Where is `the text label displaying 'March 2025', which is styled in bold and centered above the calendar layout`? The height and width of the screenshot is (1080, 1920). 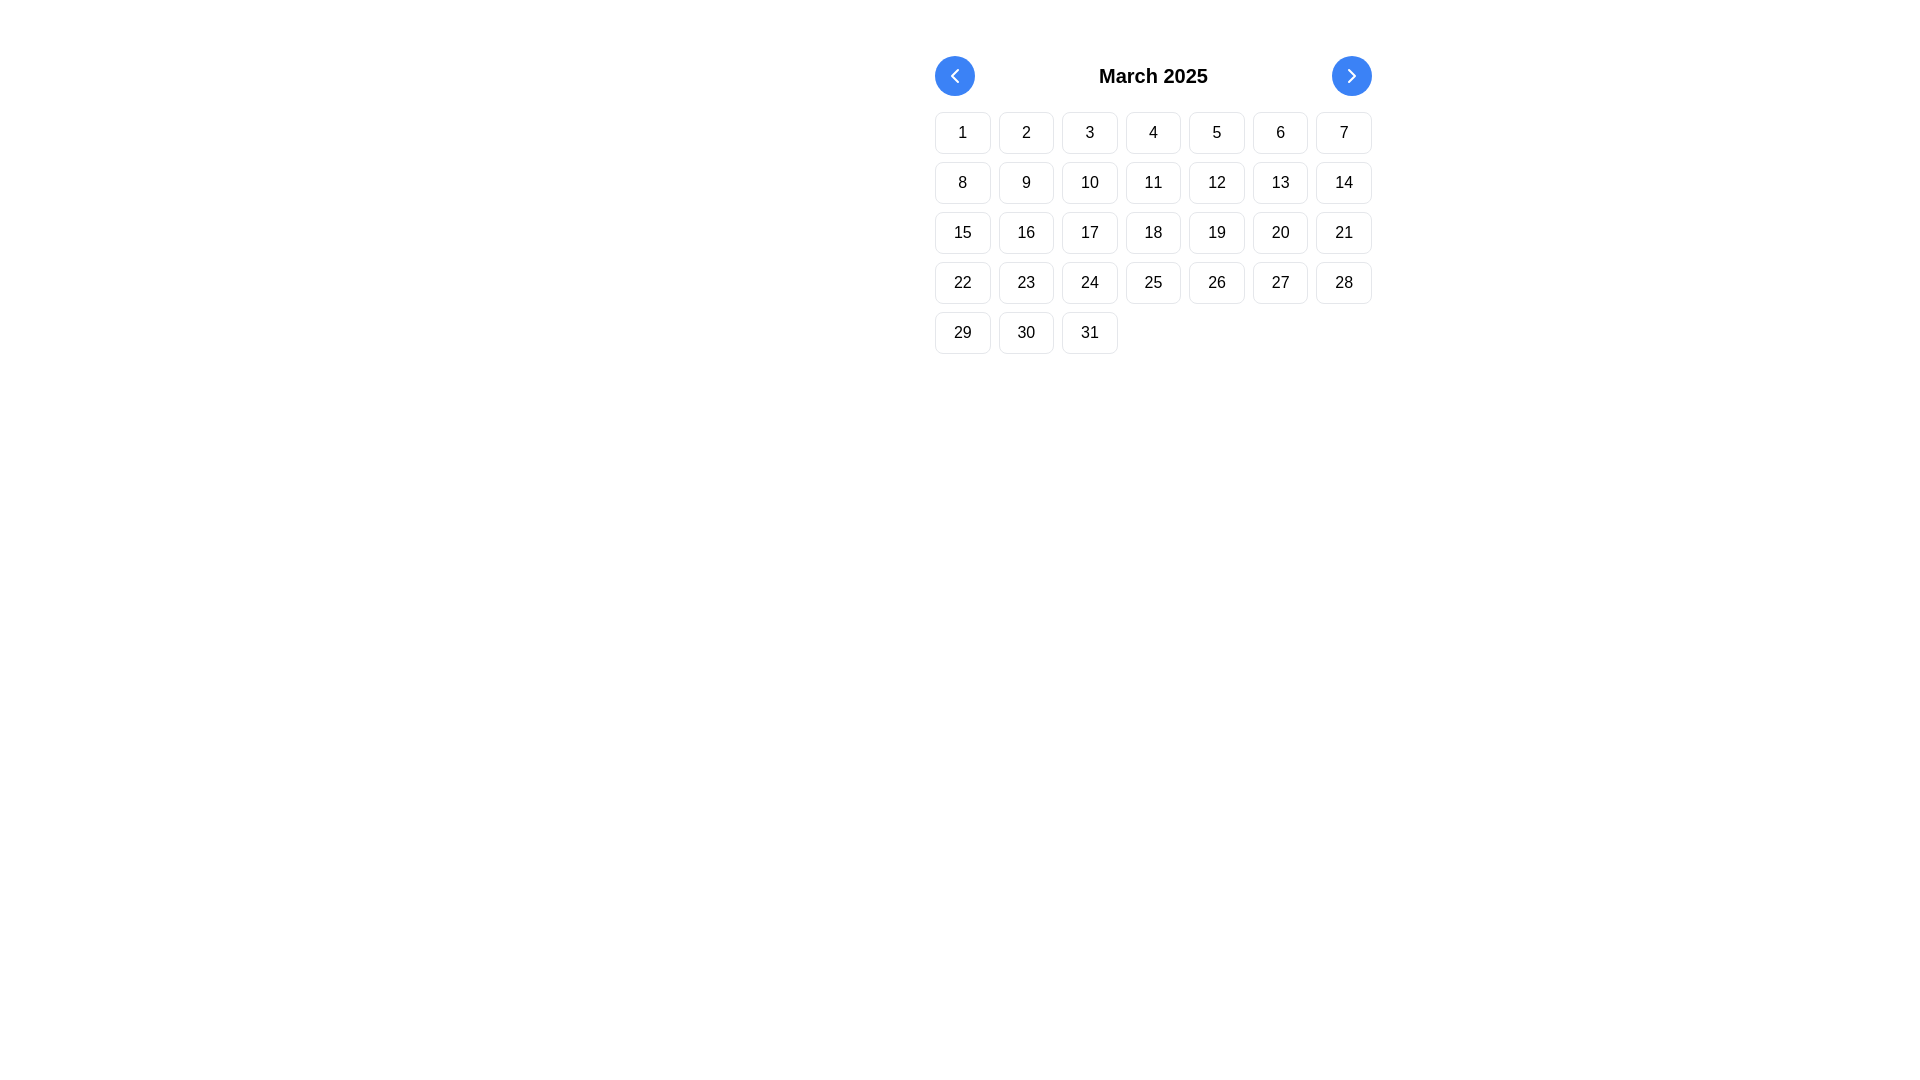 the text label displaying 'March 2025', which is styled in bold and centered above the calendar layout is located at coordinates (1153, 75).